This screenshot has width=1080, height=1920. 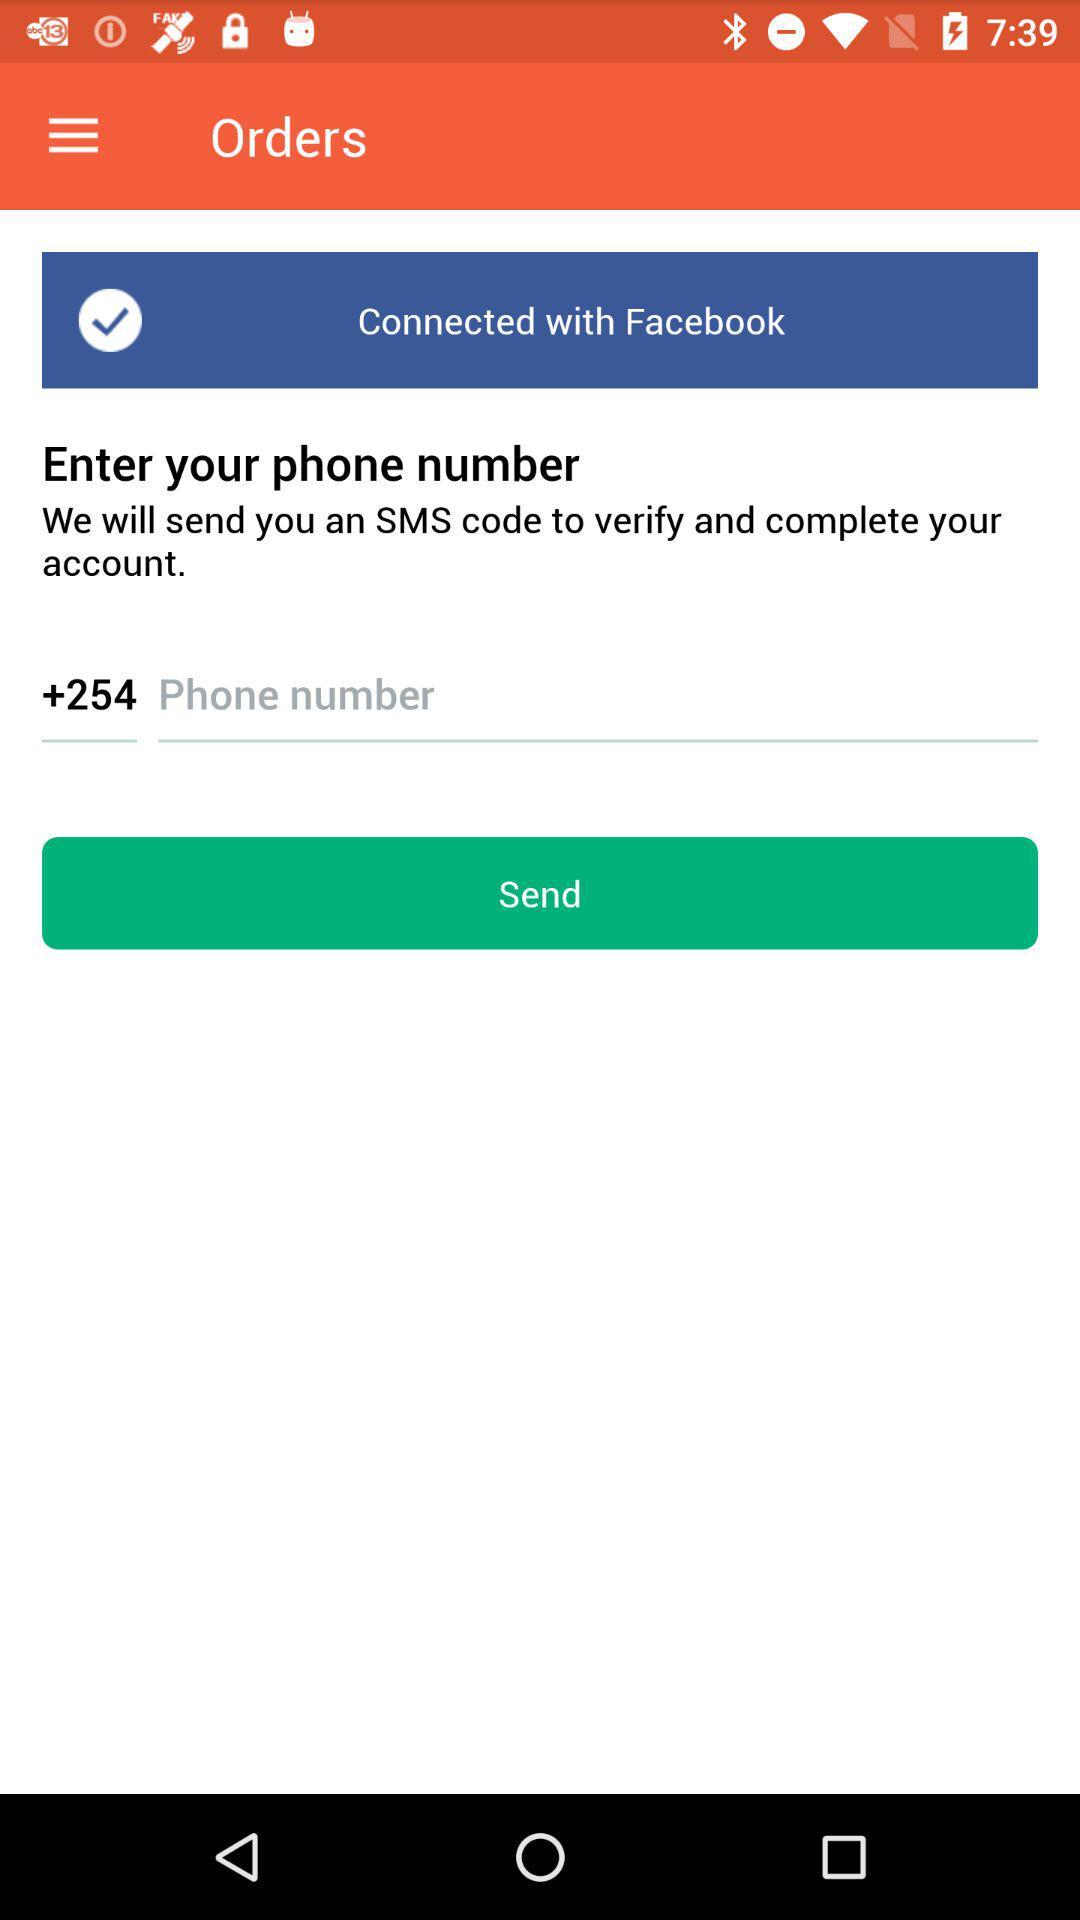 I want to click on item on the left, so click(x=88, y=692).